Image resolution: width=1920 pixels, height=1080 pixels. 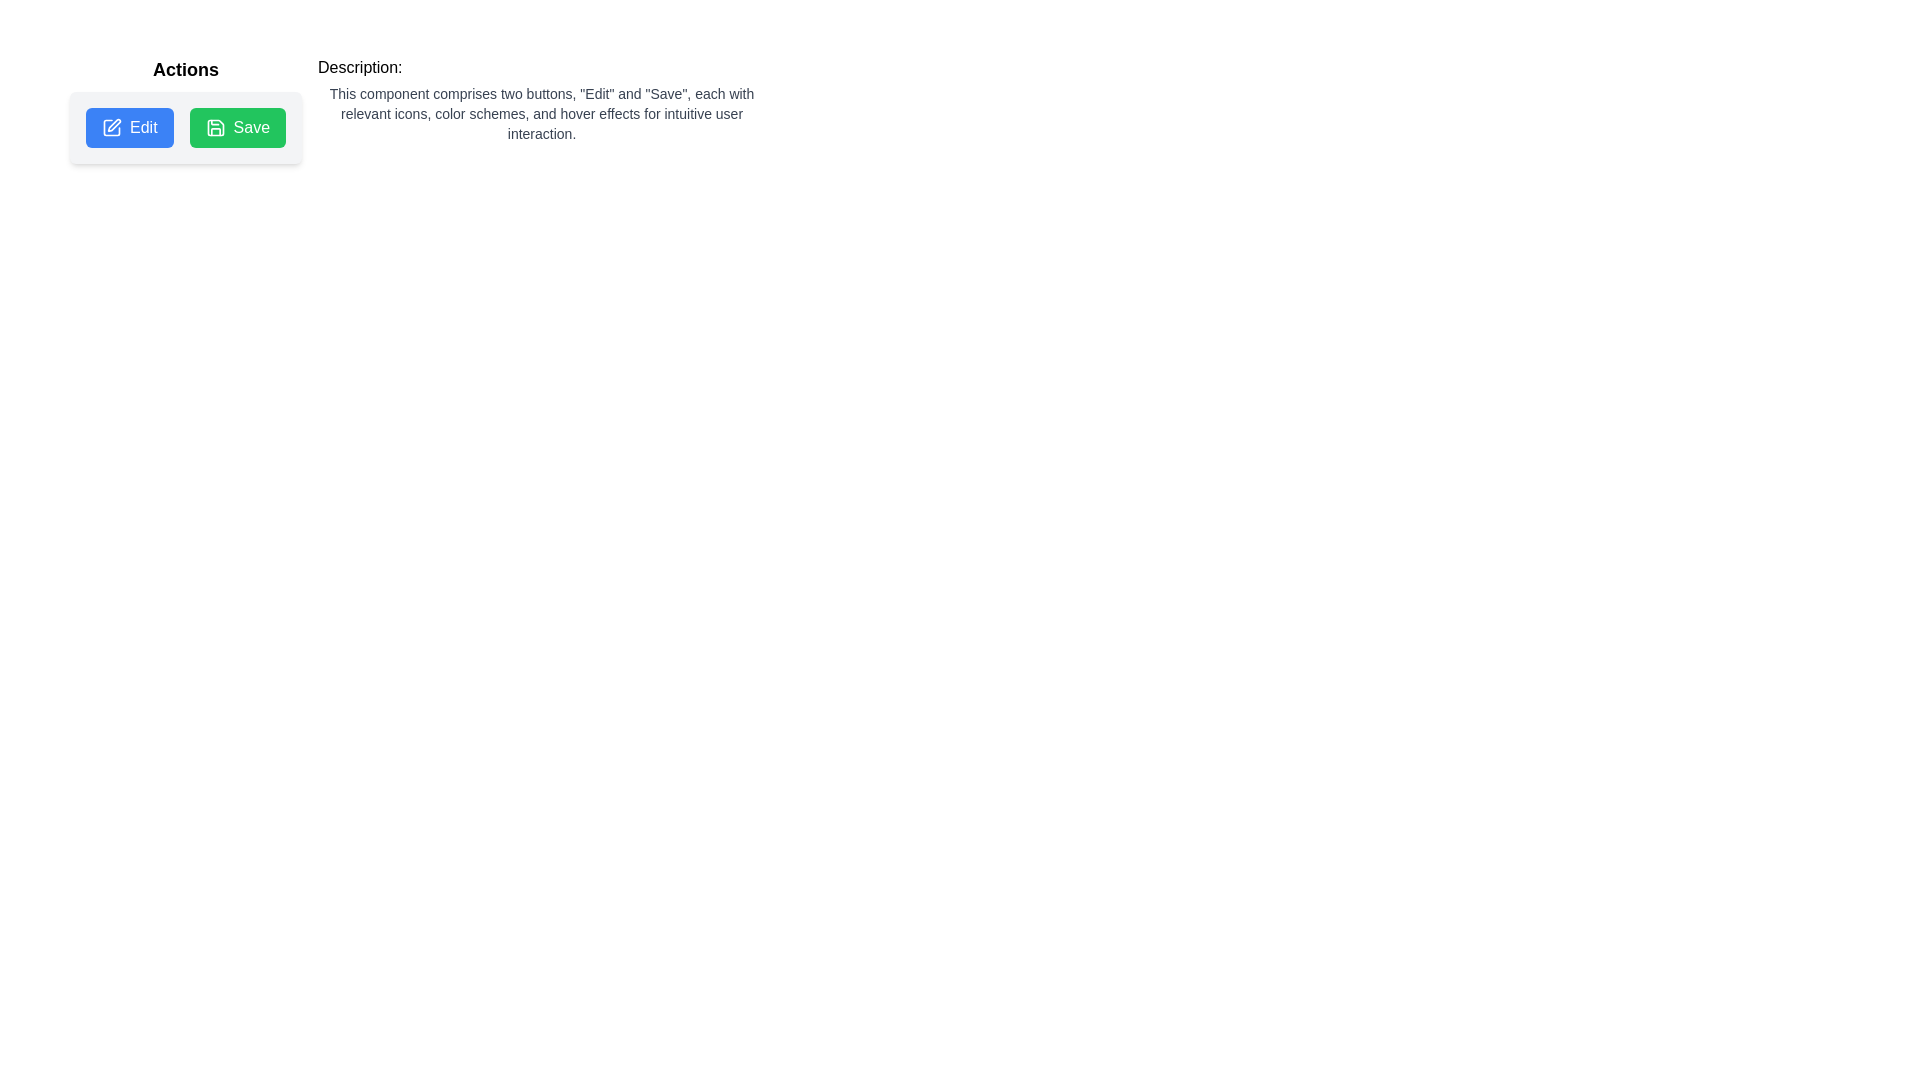 What do you see at coordinates (237, 127) in the screenshot?
I see `the 'Save' button, which is the second button from the left in a group of buttons` at bounding box center [237, 127].